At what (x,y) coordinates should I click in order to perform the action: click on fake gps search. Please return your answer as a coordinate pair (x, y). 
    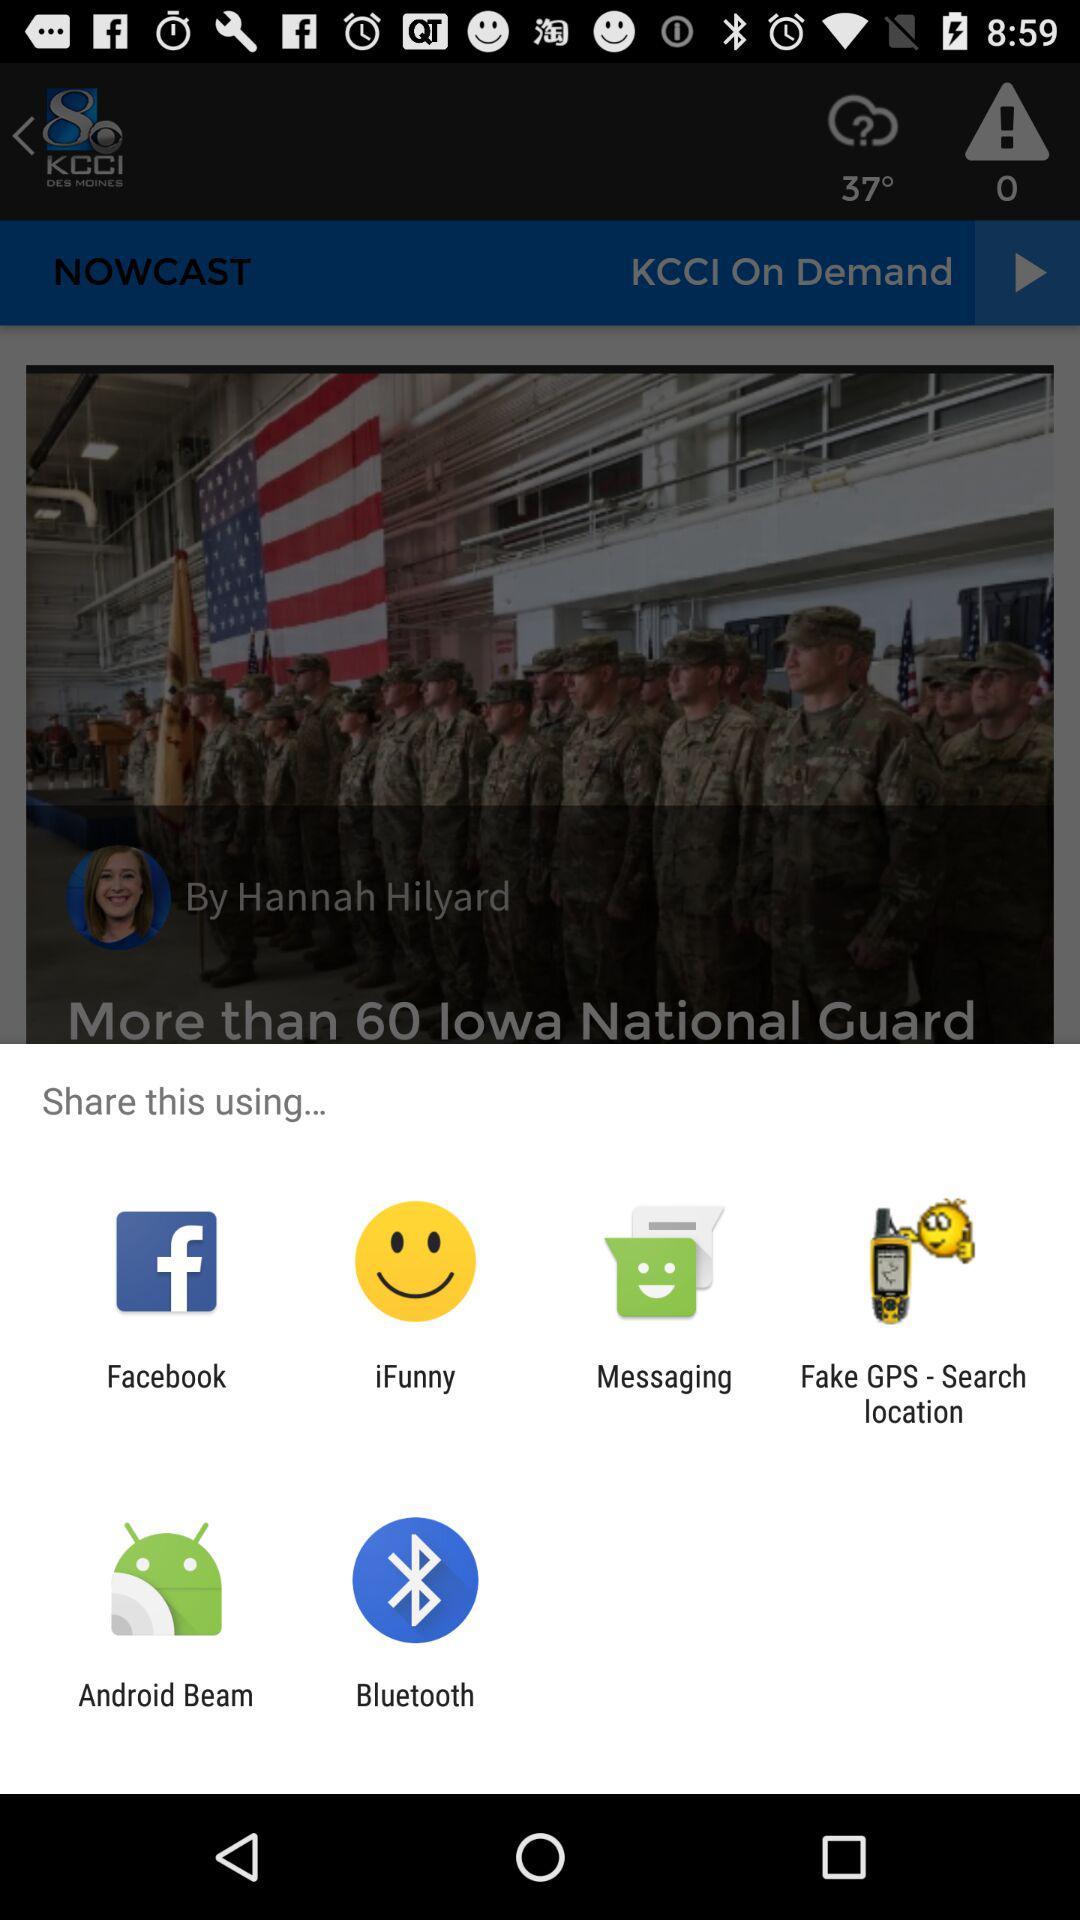
    Looking at the image, I should click on (913, 1392).